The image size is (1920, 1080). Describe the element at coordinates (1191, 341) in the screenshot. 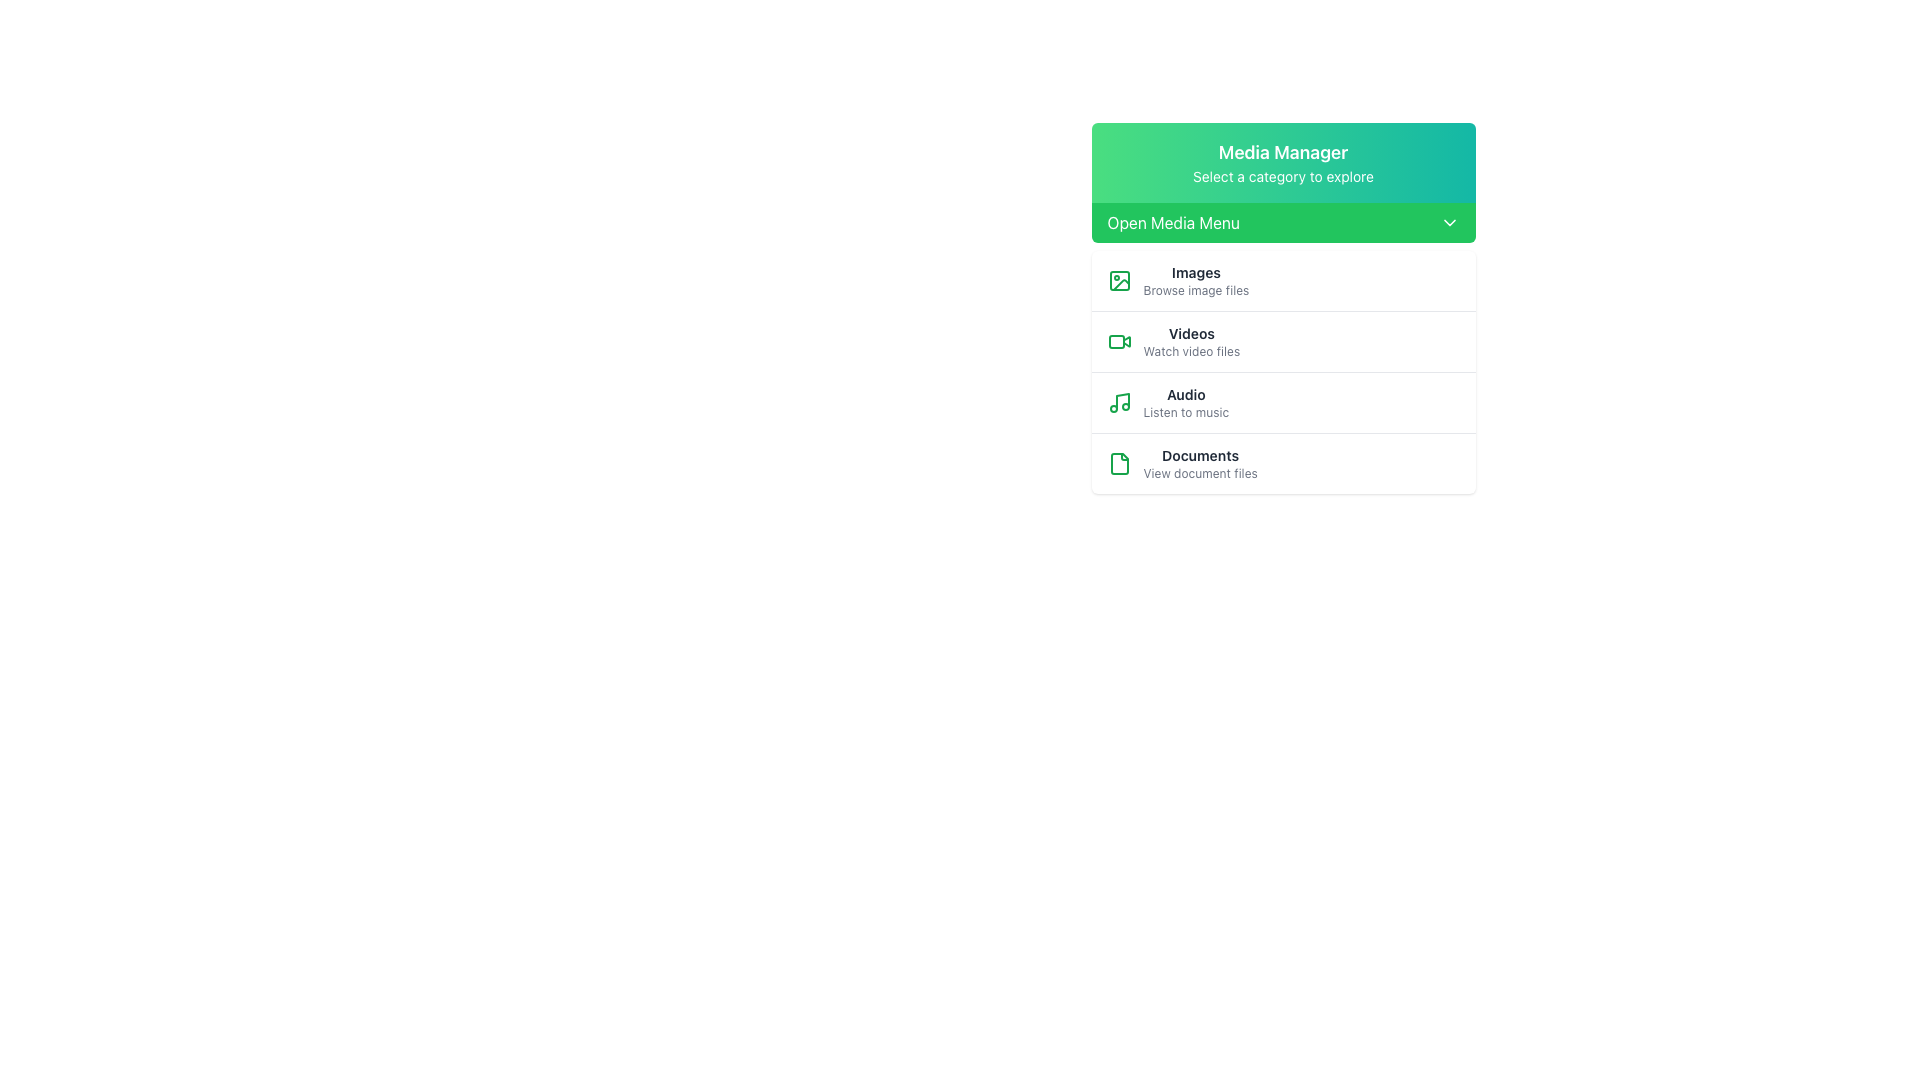

I see `the 'Videos' menu item, which features bold text above smaller gray text and is located in the 'Media Manager' section, positioned second in the list` at that location.